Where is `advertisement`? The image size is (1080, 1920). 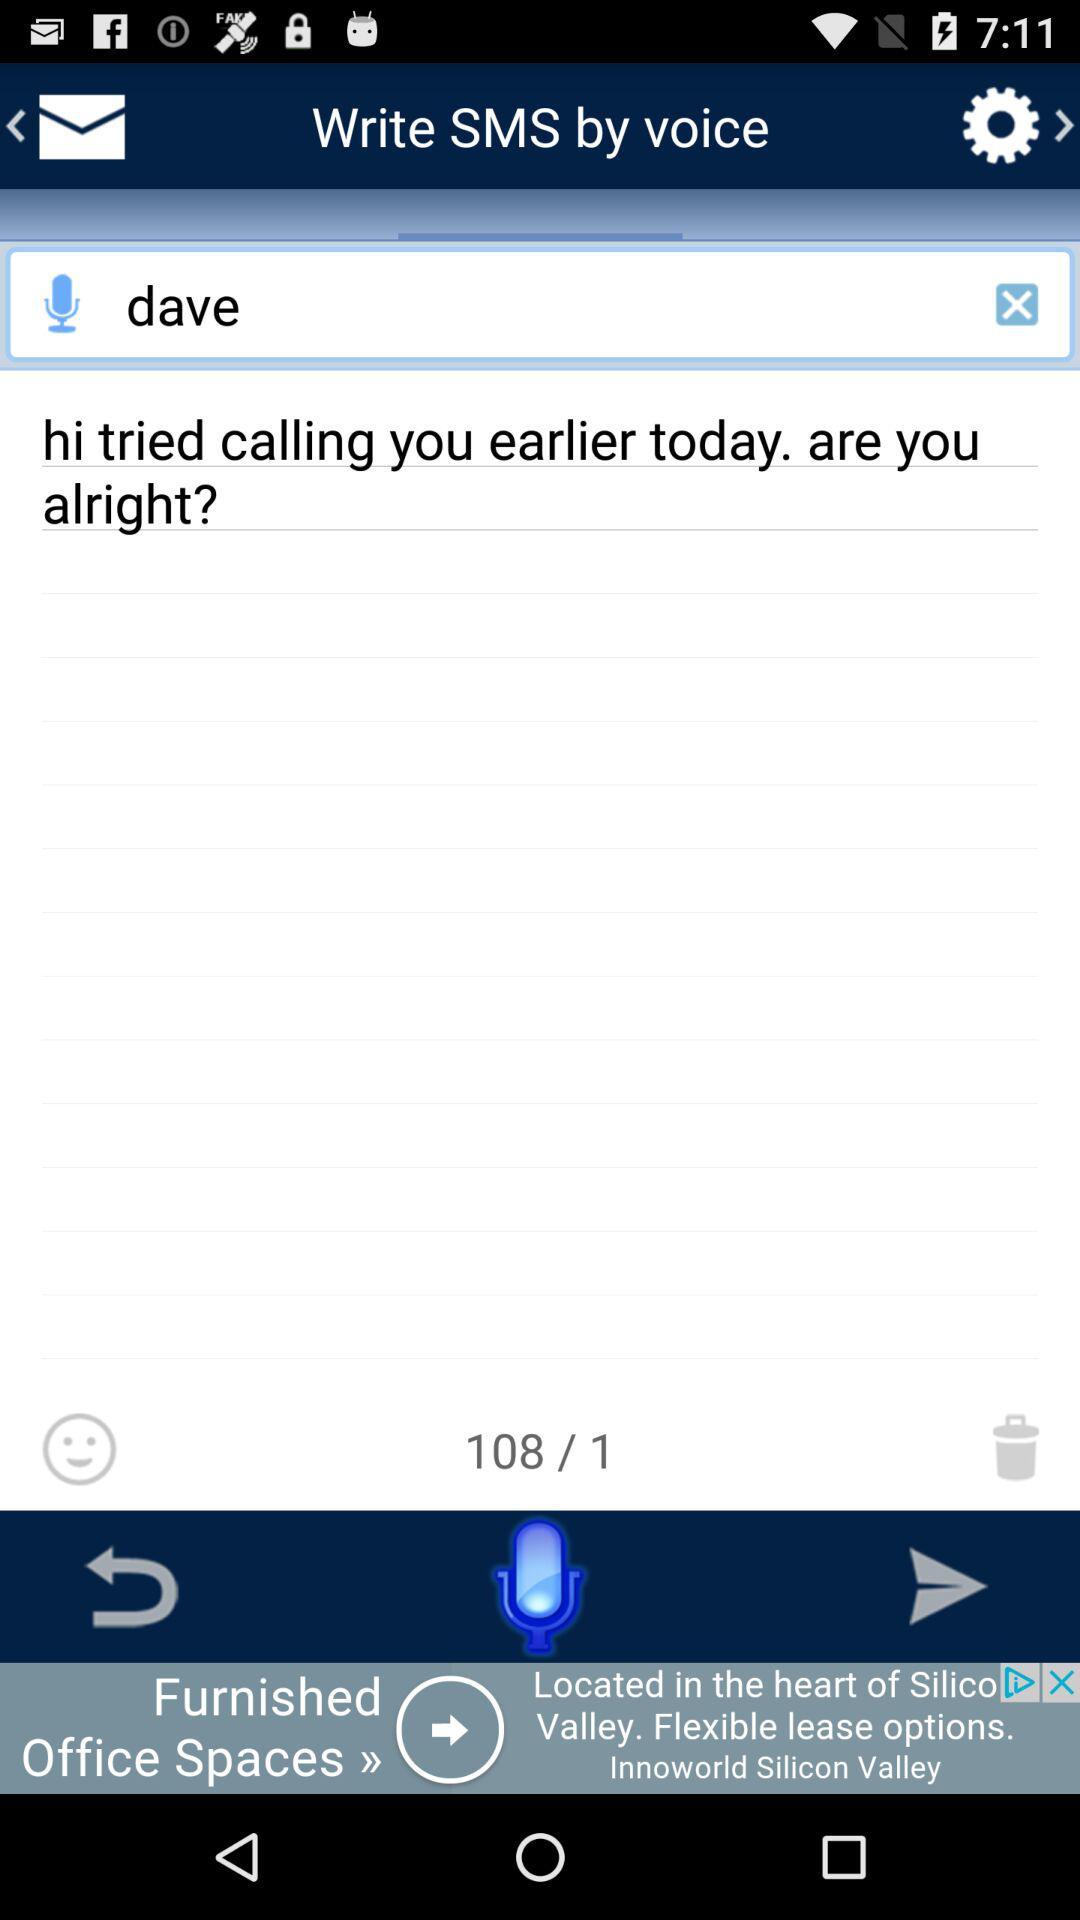
advertisement is located at coordinates (61, 303).